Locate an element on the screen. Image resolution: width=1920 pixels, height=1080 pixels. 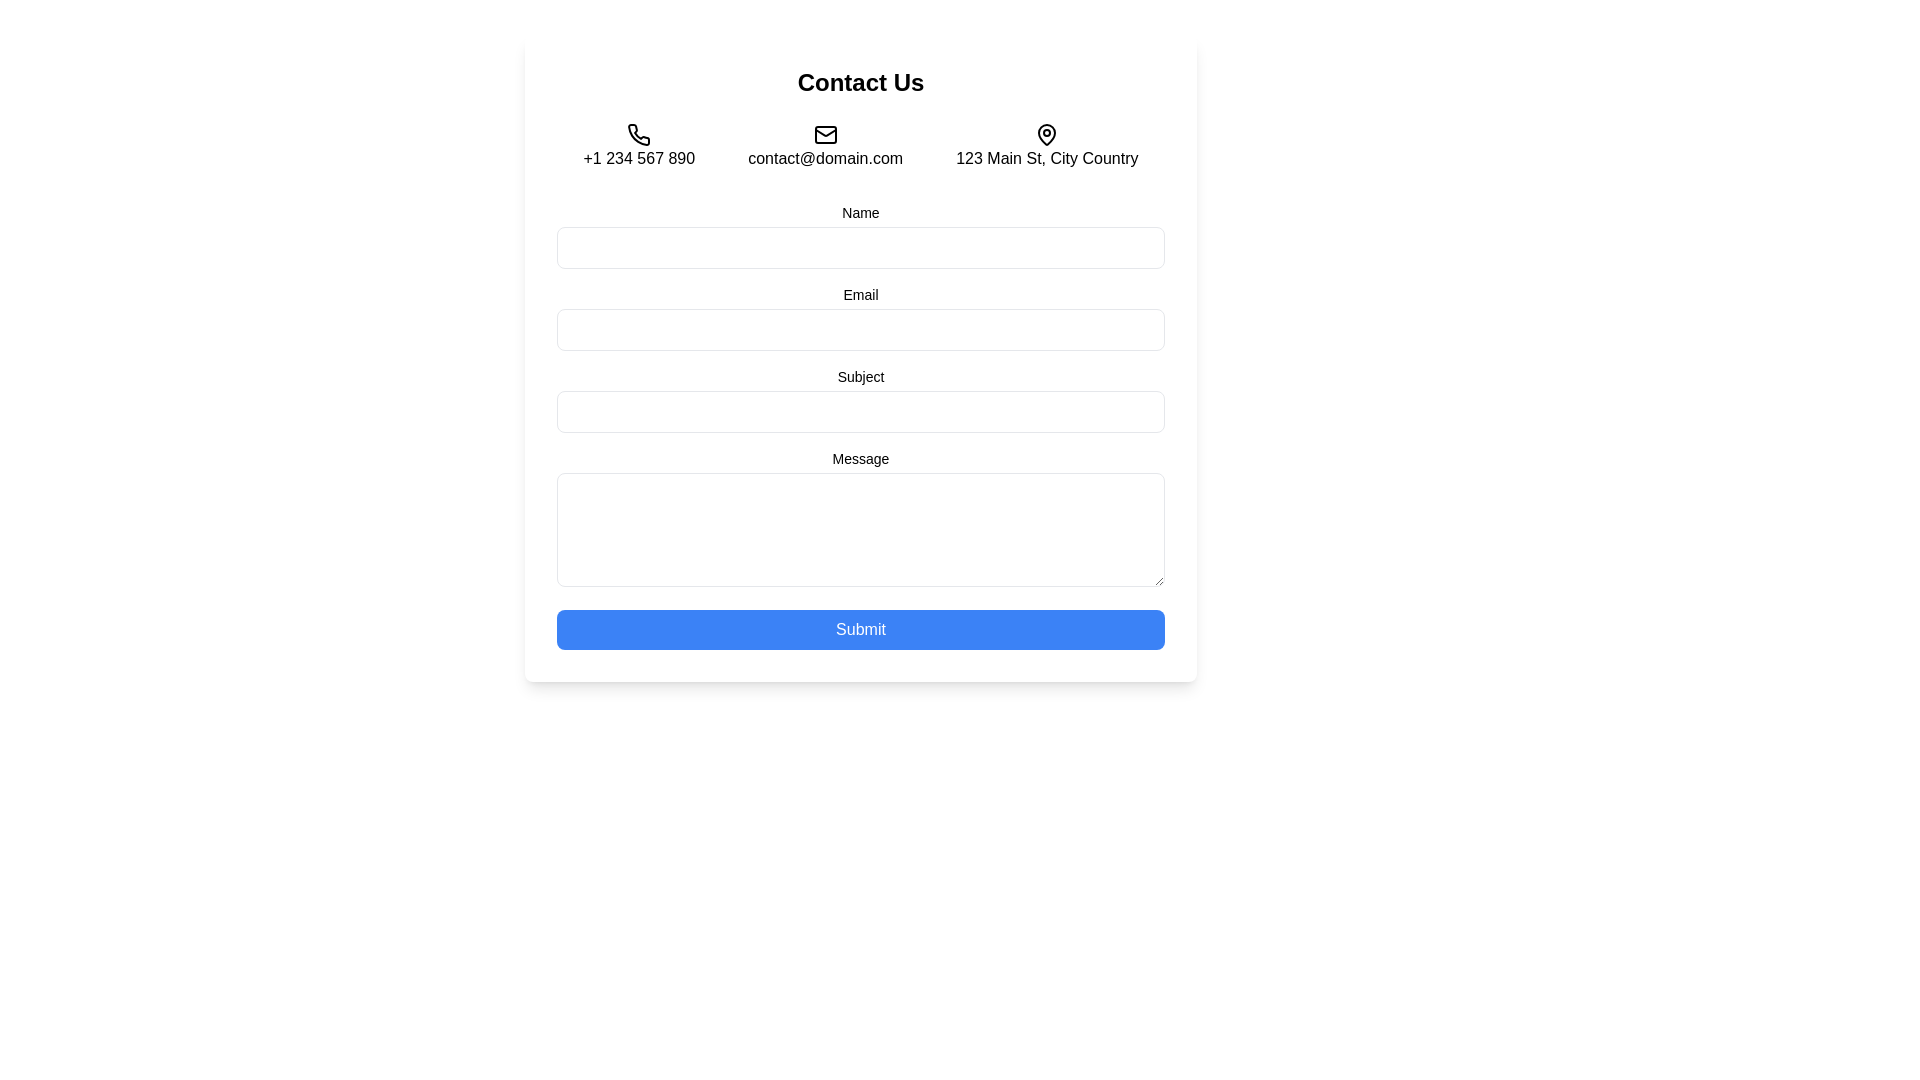
the Text header that serves as the title for the contact form section, located at the top-center of the interface above the contact information and form inputs is located at coordinates (860, 82).